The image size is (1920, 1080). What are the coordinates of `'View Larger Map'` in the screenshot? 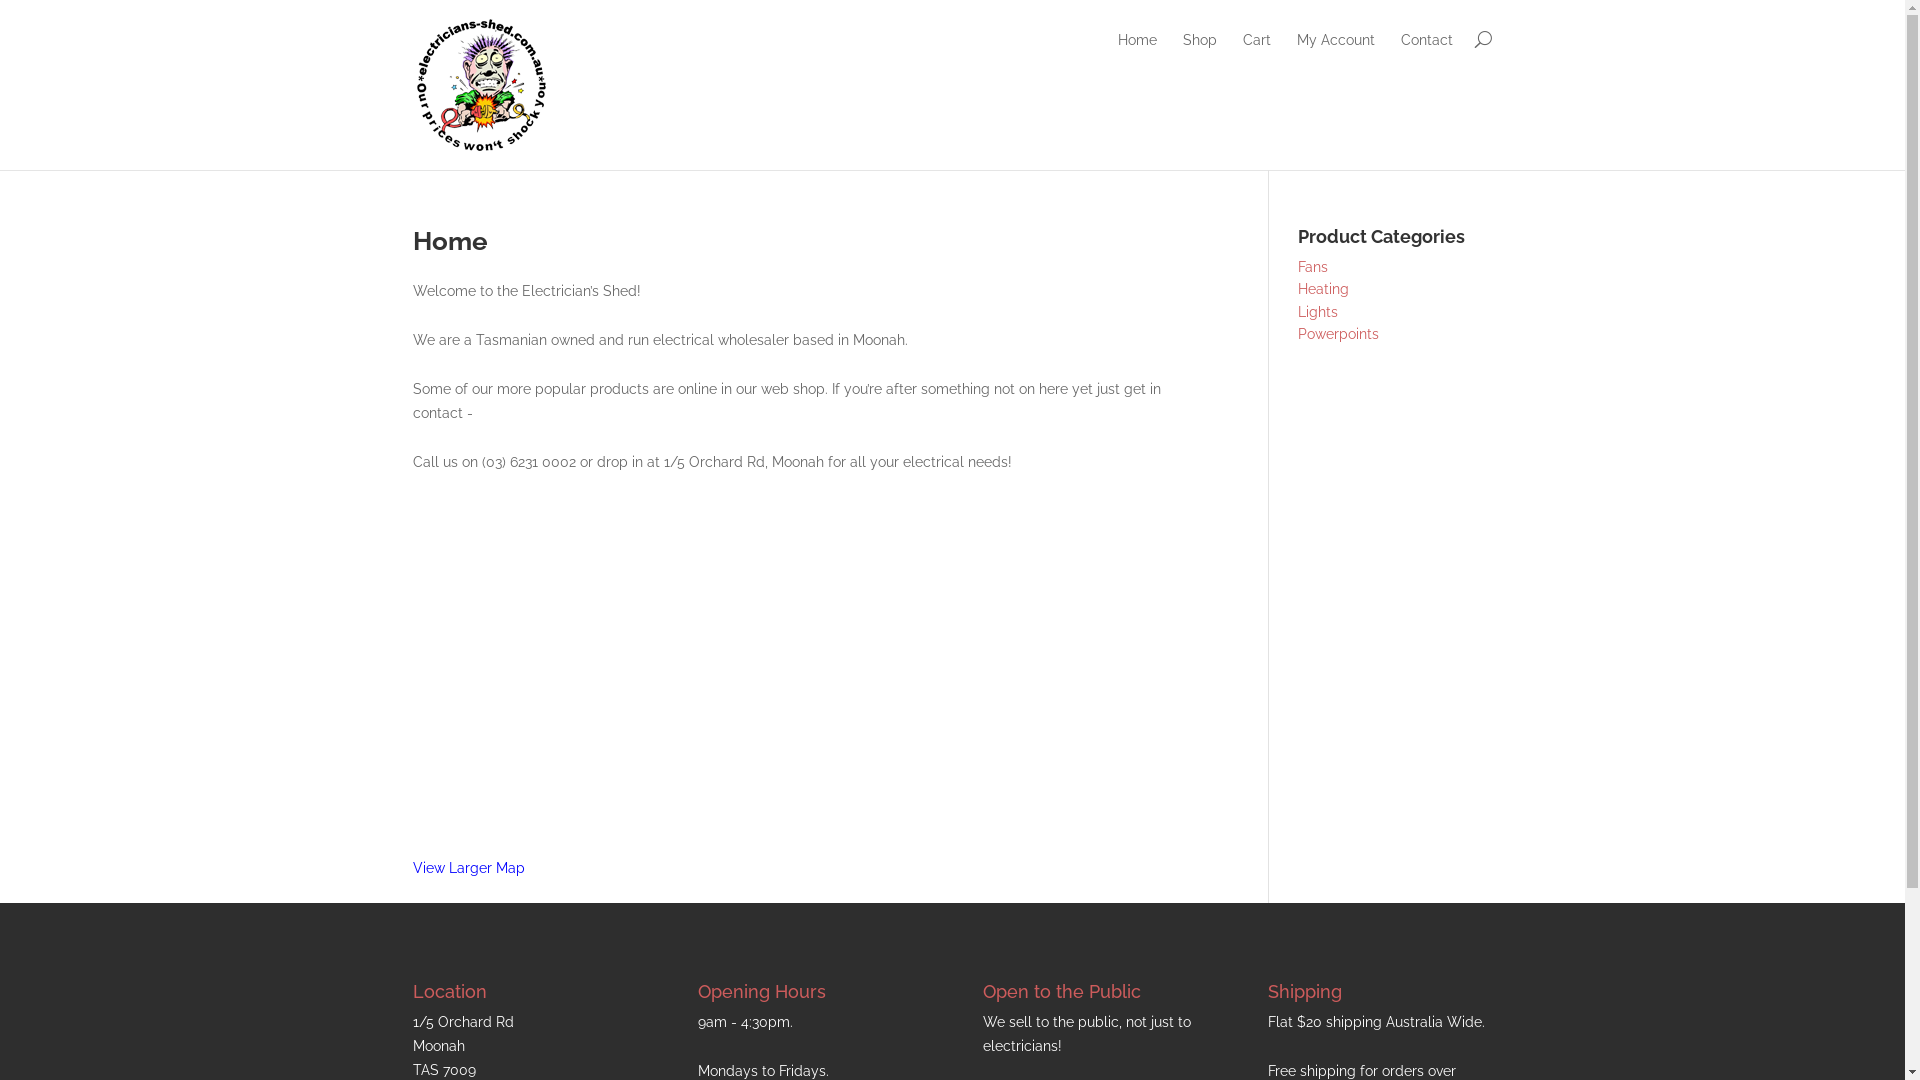 It's located at (466, 866).